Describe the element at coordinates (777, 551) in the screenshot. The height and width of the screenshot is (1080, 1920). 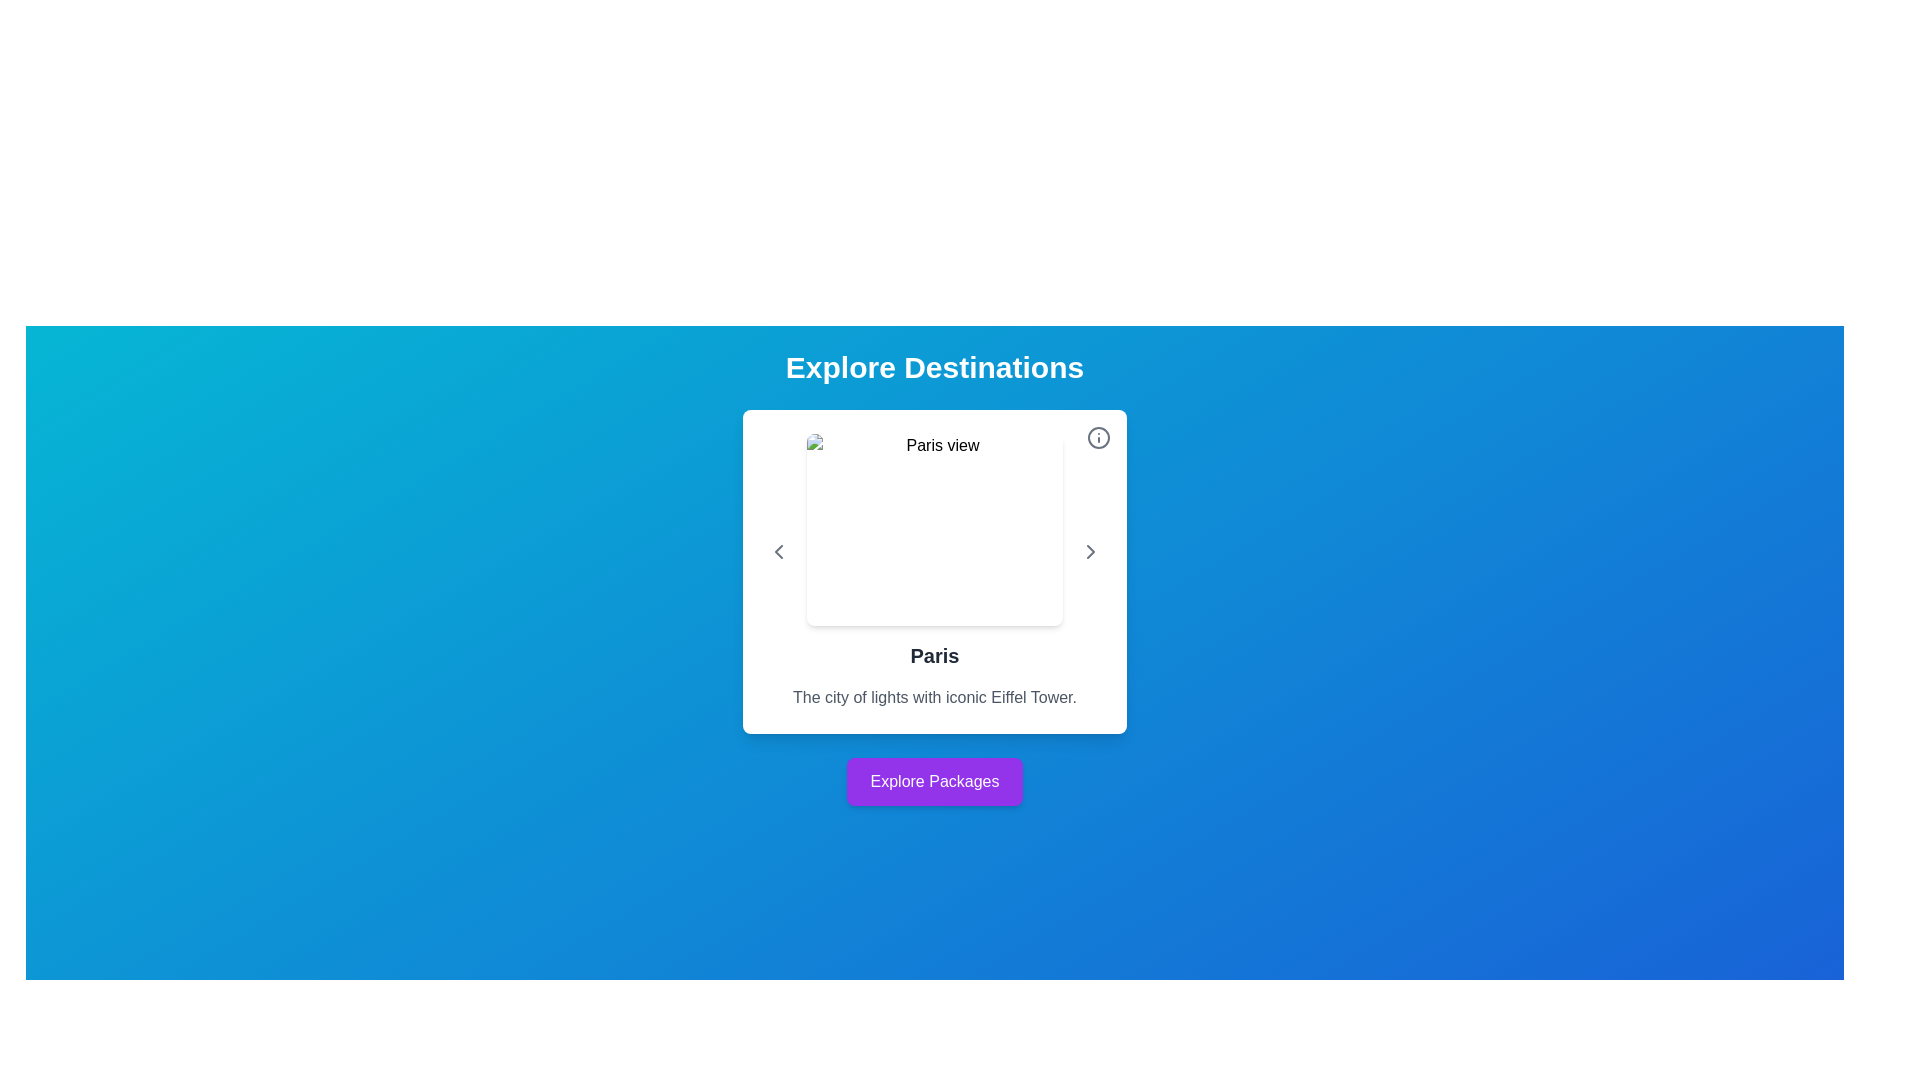
I see `the navigation button that allows the user to move to the previous item in the sequence, located to the left of a picture and descriptive text about 'Paris'` at that location.